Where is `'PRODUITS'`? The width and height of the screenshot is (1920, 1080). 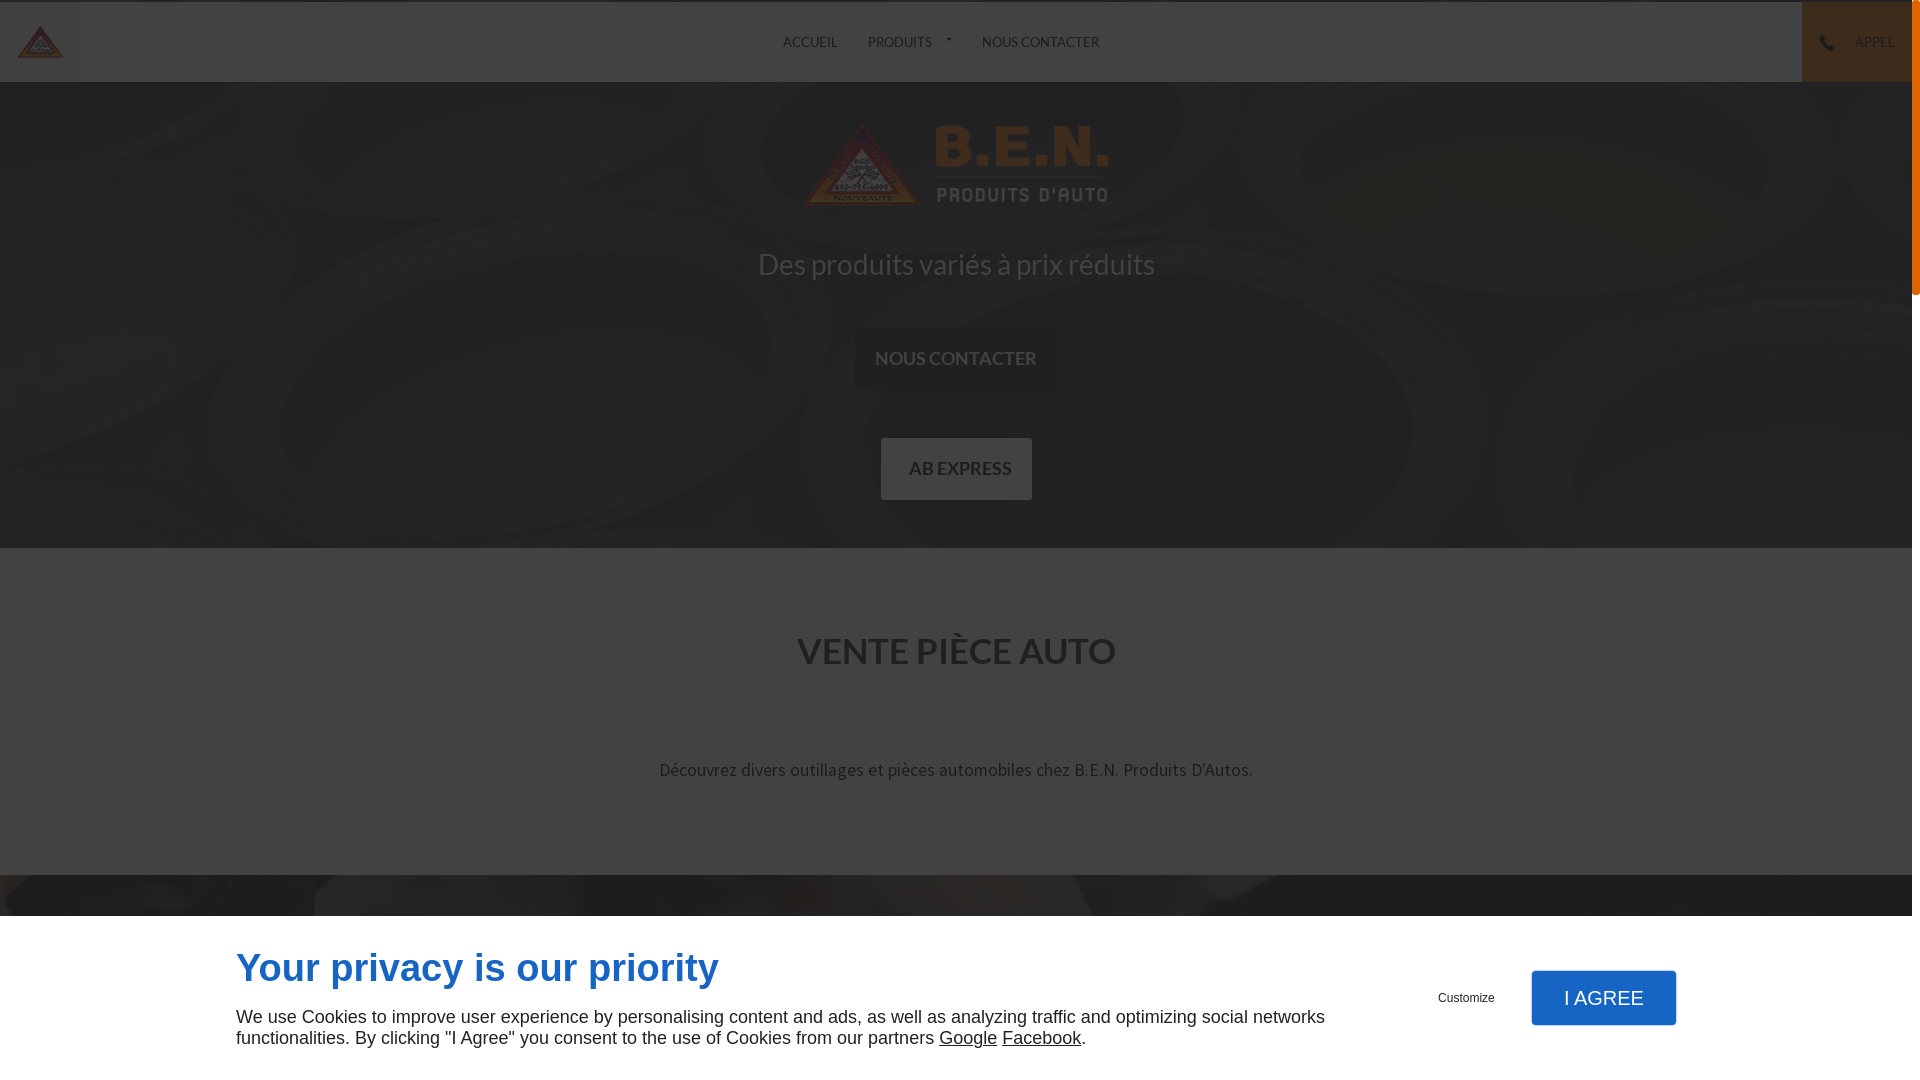 'PRODUITS' is located at coordinates (909, 42).